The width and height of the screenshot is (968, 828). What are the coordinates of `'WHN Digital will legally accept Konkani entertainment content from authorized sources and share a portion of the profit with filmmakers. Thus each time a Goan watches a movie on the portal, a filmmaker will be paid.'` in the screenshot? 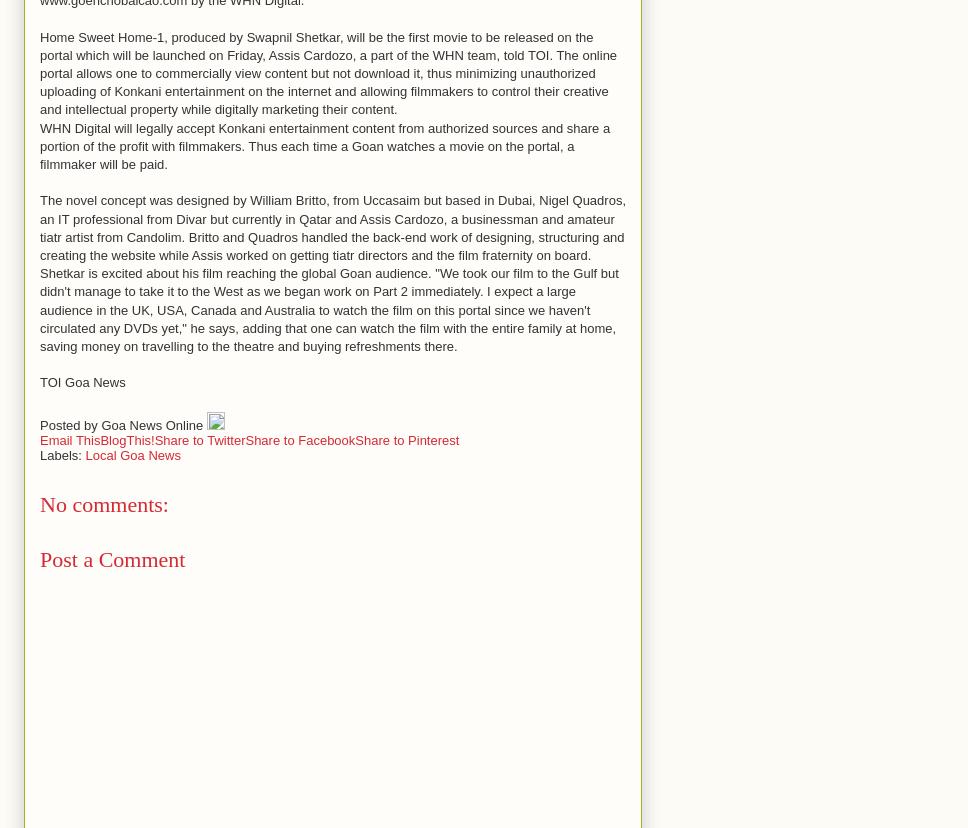 It's located at (324, 145).